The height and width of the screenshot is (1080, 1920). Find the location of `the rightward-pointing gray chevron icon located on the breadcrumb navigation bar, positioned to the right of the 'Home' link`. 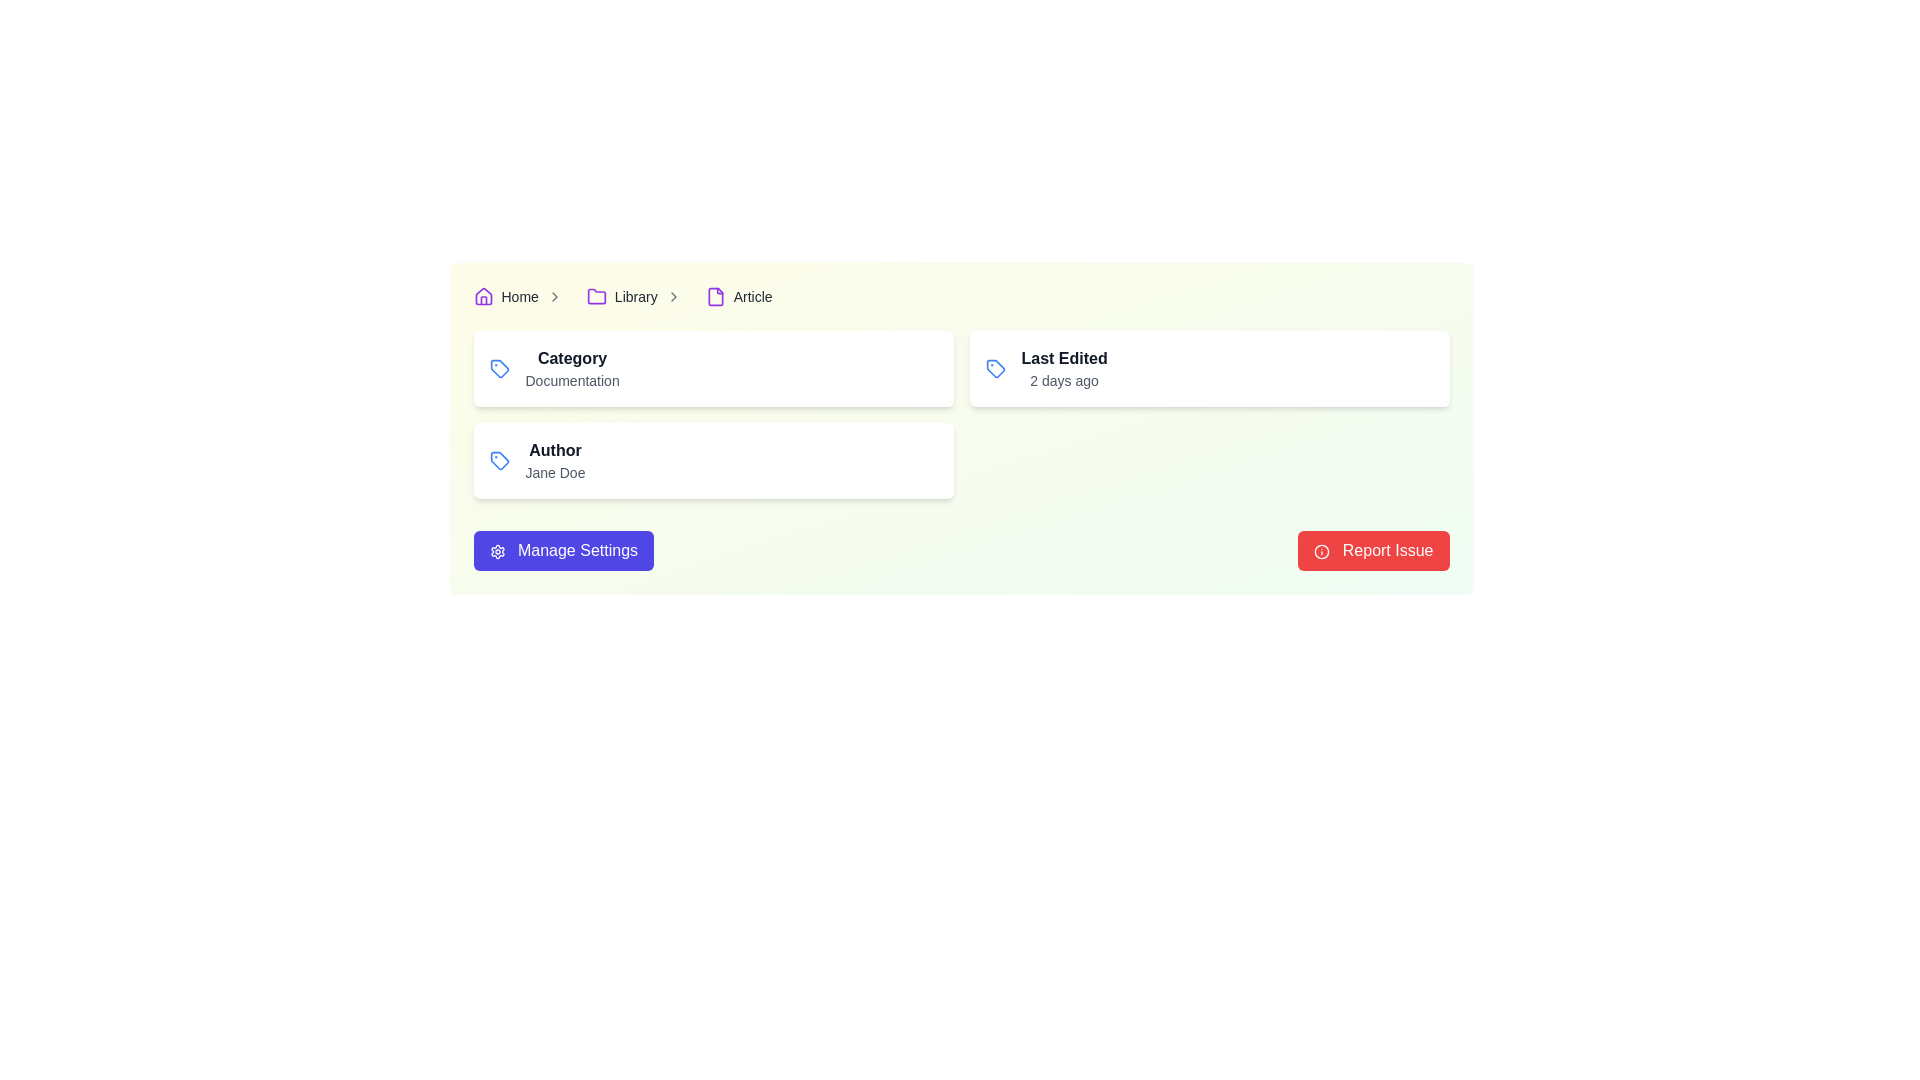

the rightward-pointing gray chevron icon located on the breadcrumb navigation bar, positioned to the right of the 'Home' link is located at coordinates (554, 297).